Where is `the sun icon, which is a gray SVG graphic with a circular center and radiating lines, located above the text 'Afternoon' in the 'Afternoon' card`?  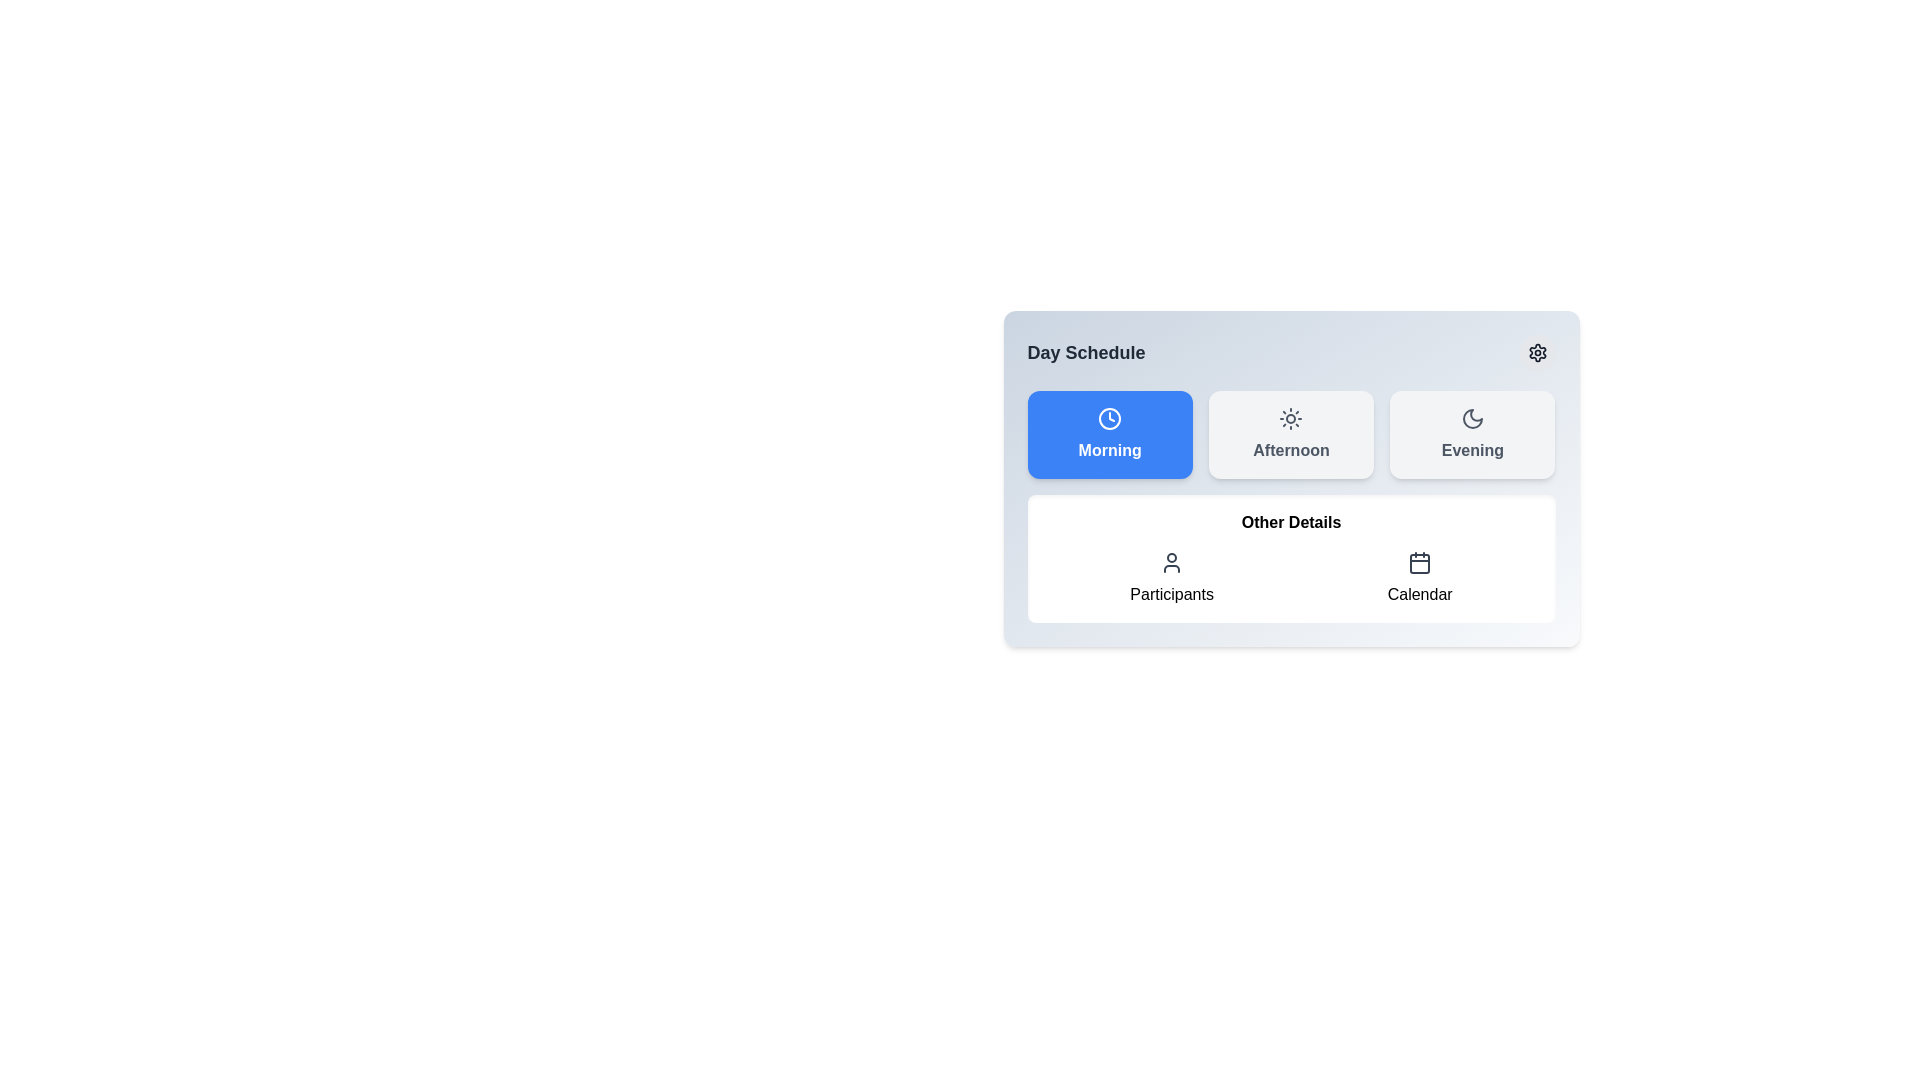 the sun icon, which is a gray SVG graphic with a circular center and radiating lines, located above the text 'Afternoon' in the 'Afternoon' card is located at coordinates (1291, 418).